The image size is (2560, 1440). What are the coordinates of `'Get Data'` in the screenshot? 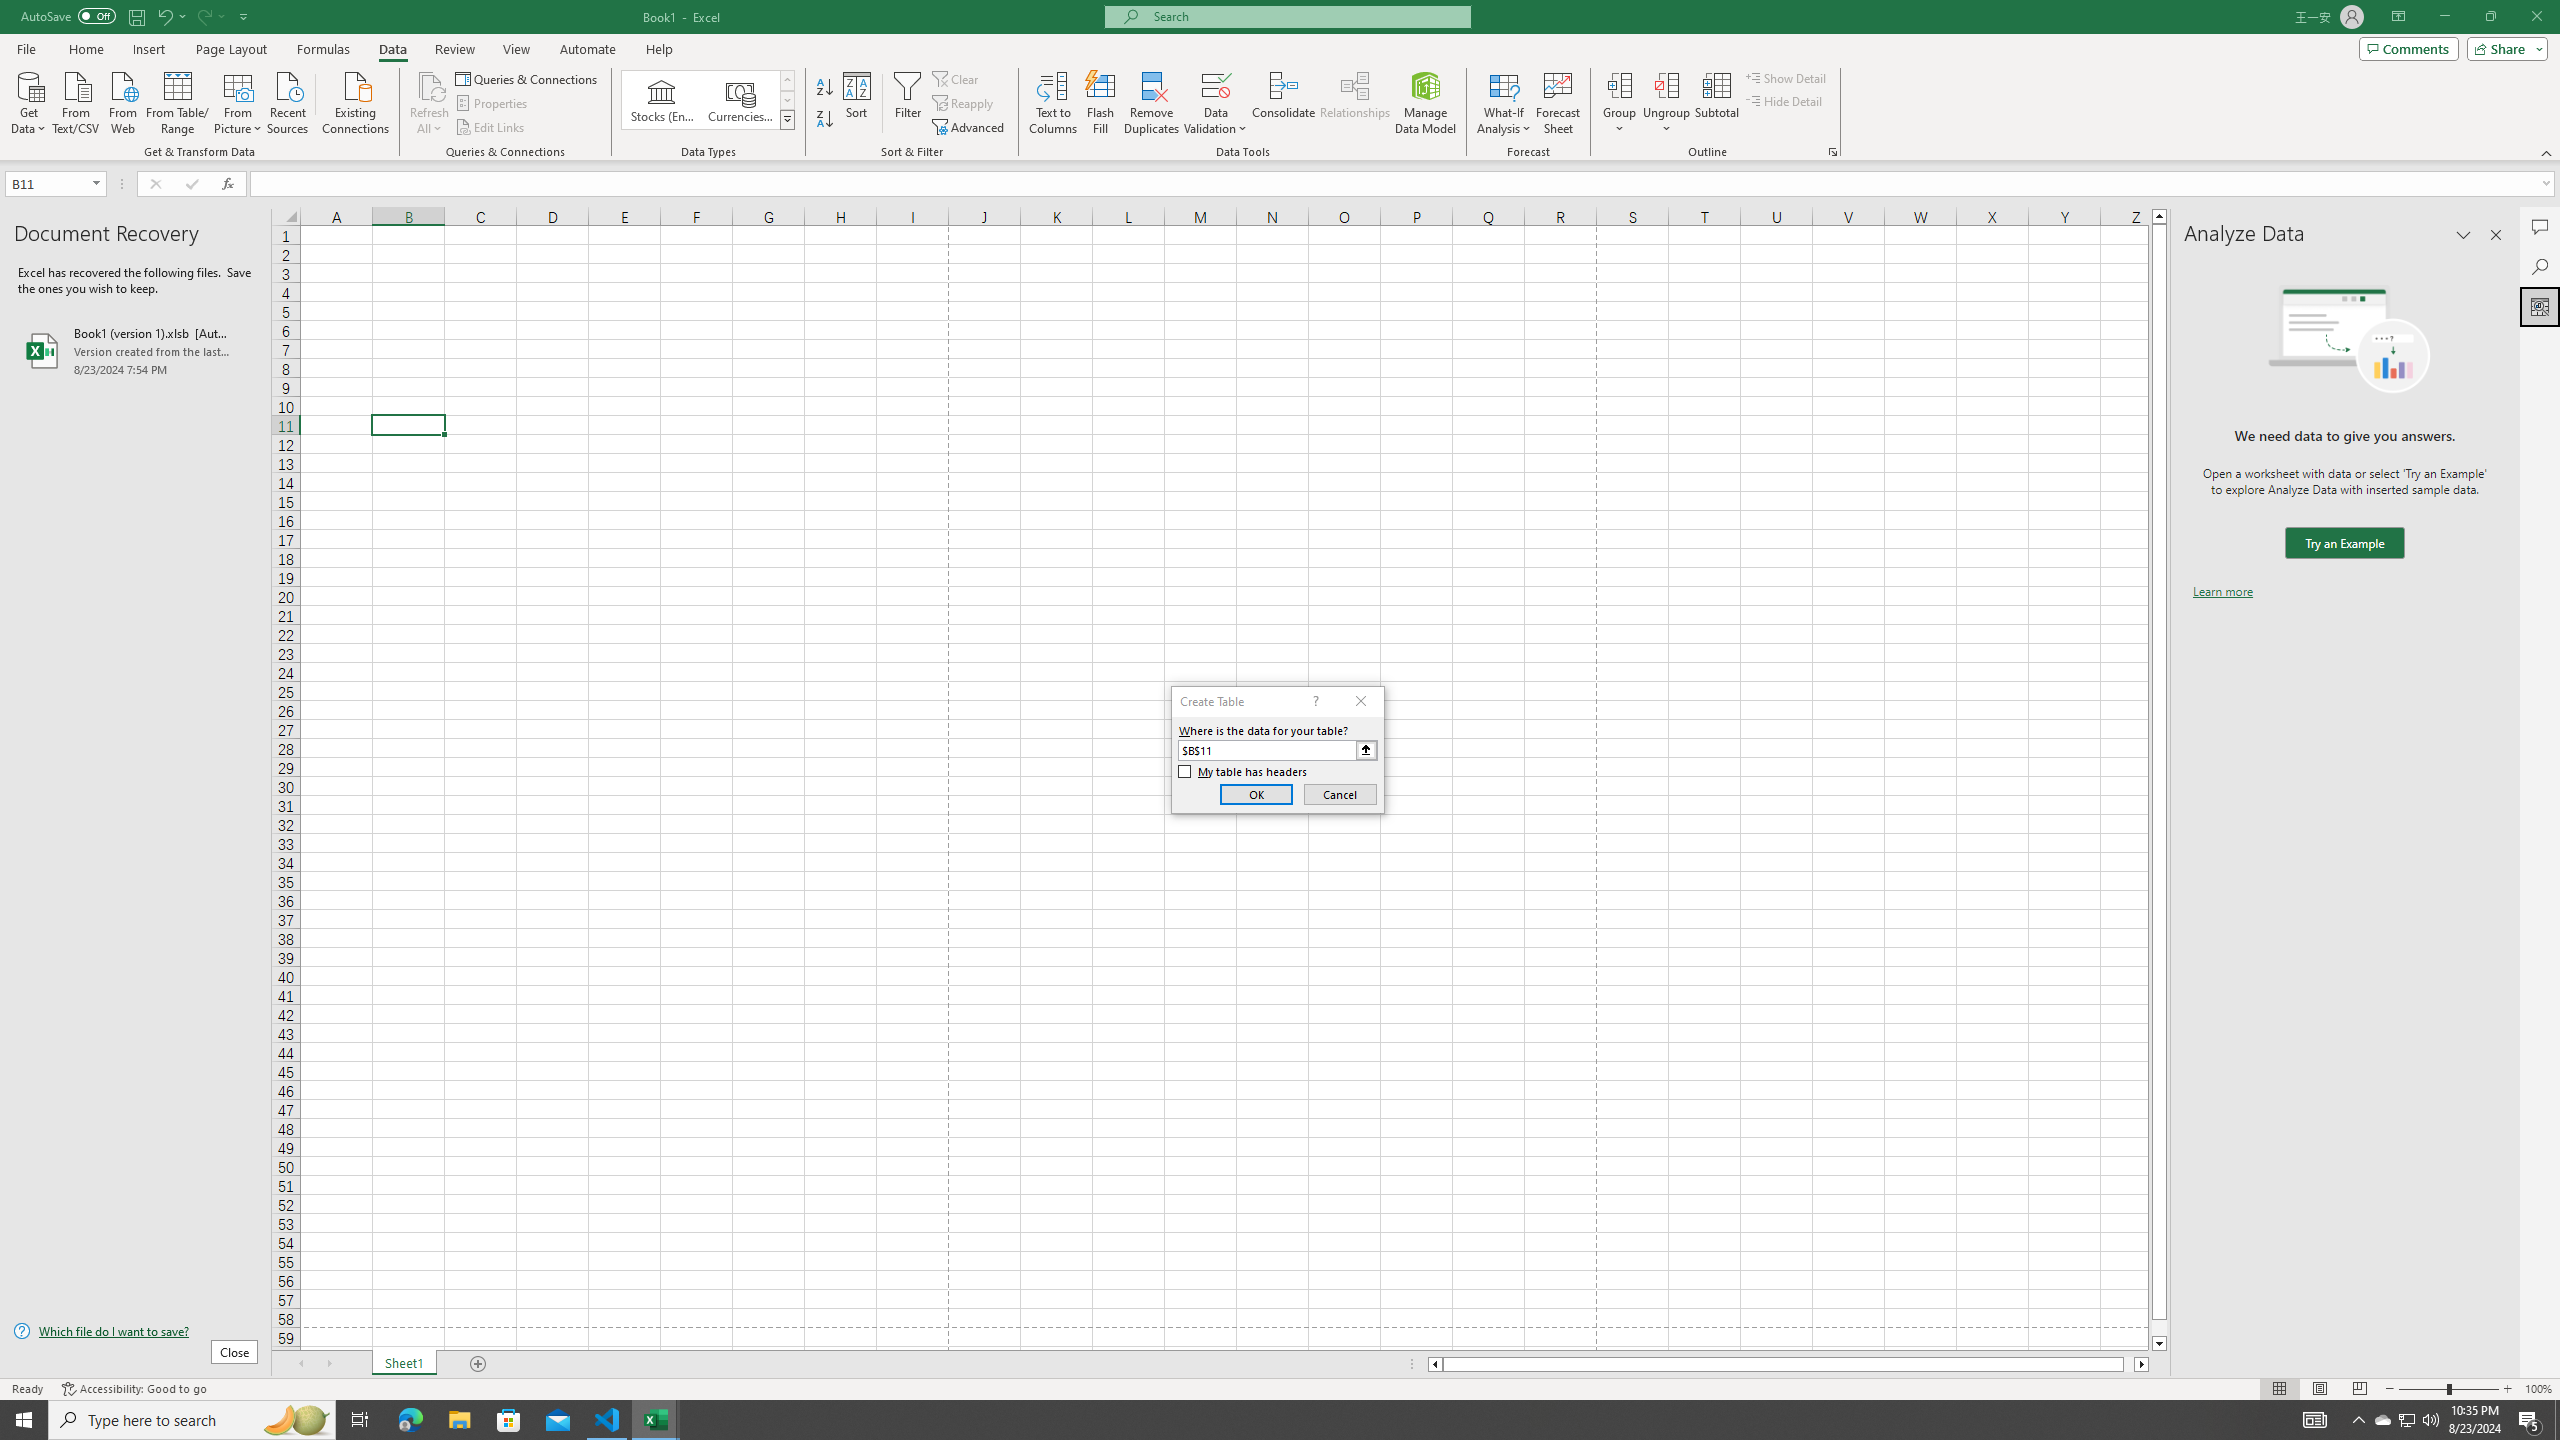 It's located at (28, 100).